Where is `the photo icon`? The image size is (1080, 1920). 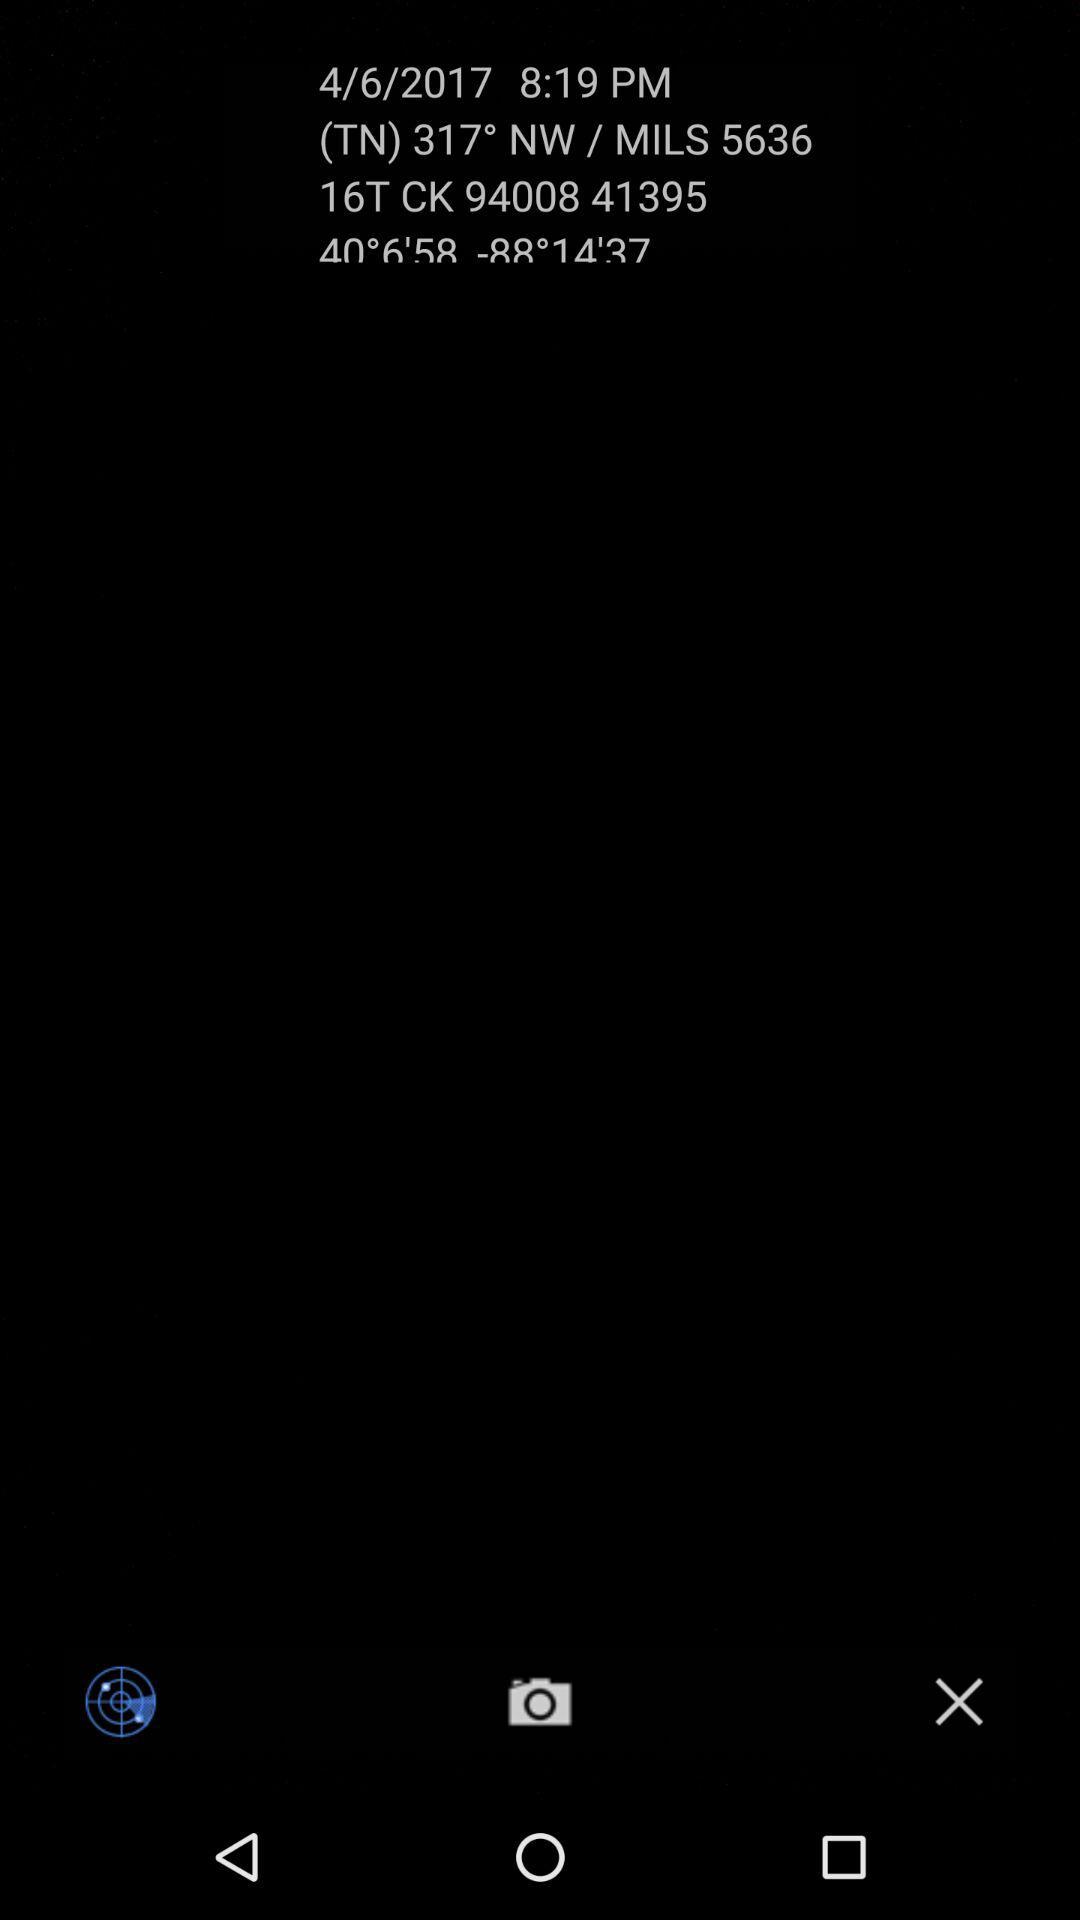
the photo icon is located at coordinates (540, 1821).